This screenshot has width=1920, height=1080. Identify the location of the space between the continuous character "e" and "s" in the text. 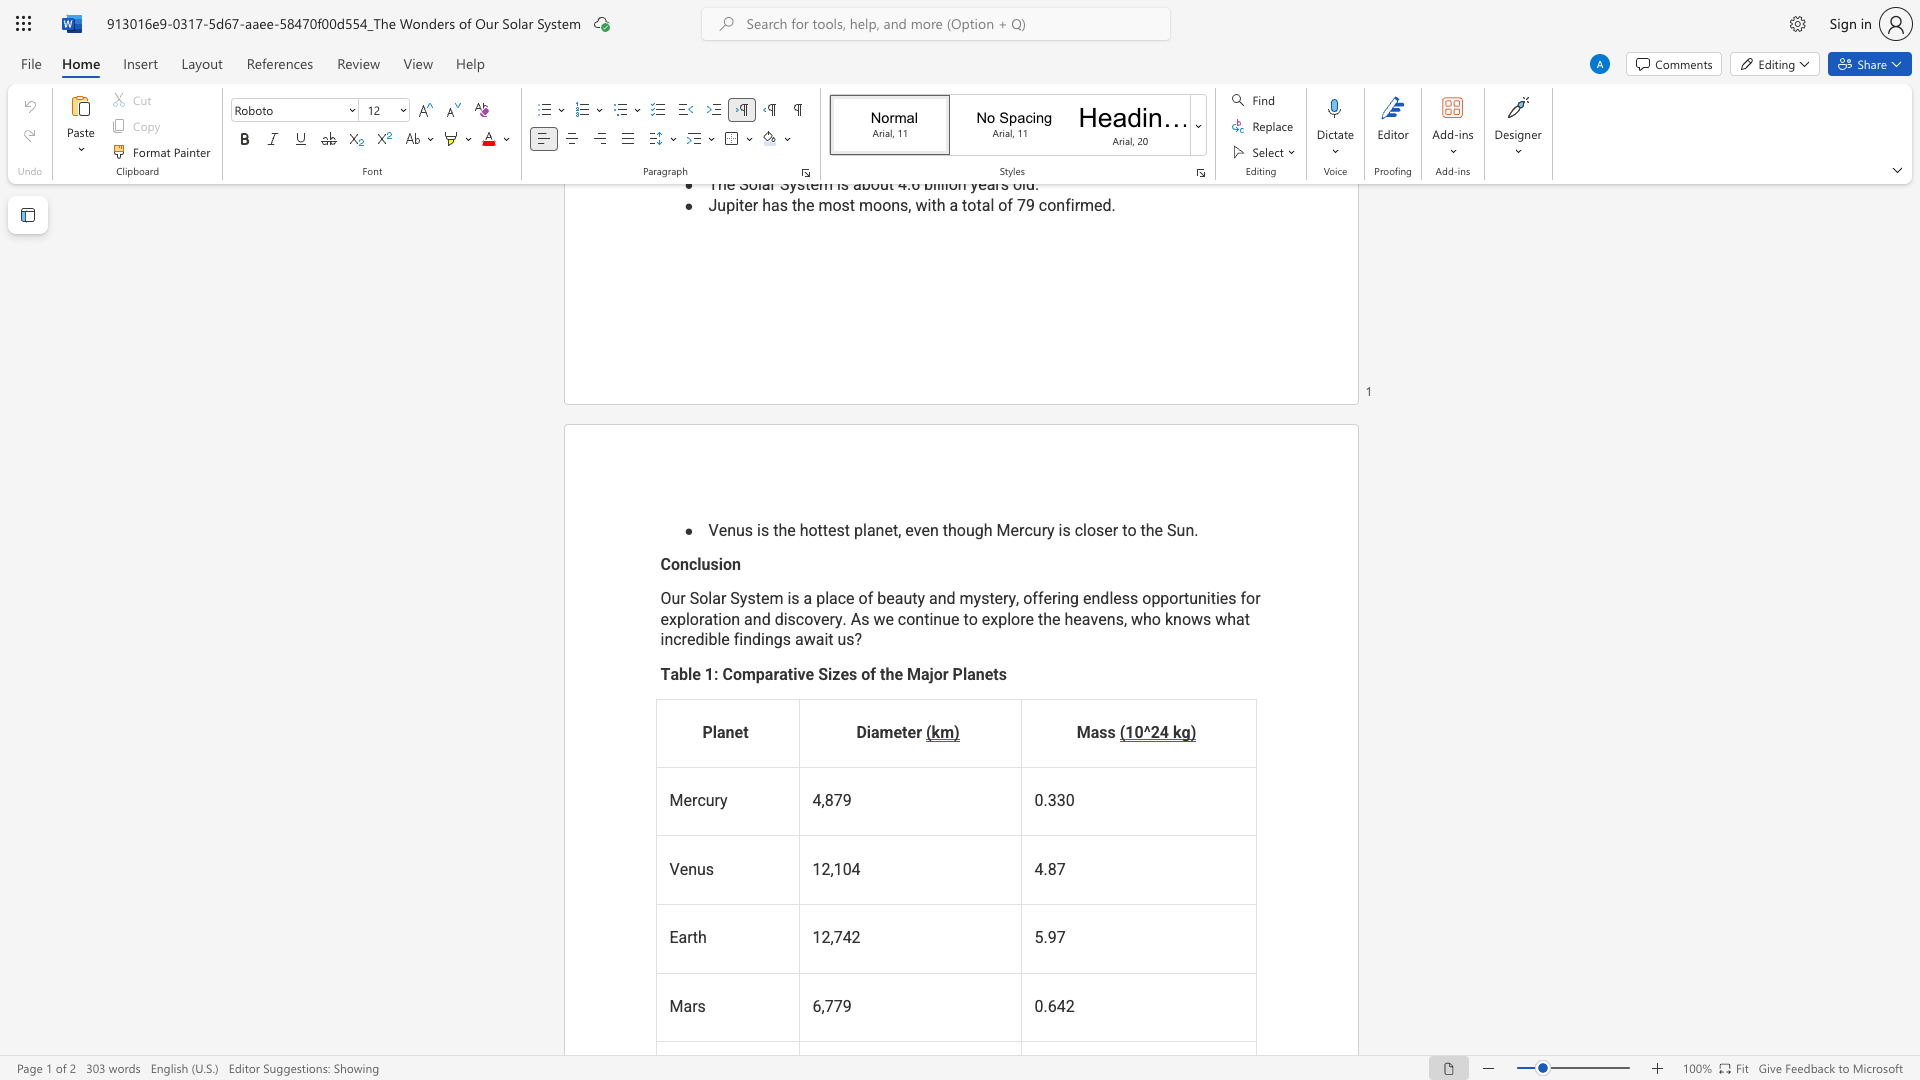
(849, 674).